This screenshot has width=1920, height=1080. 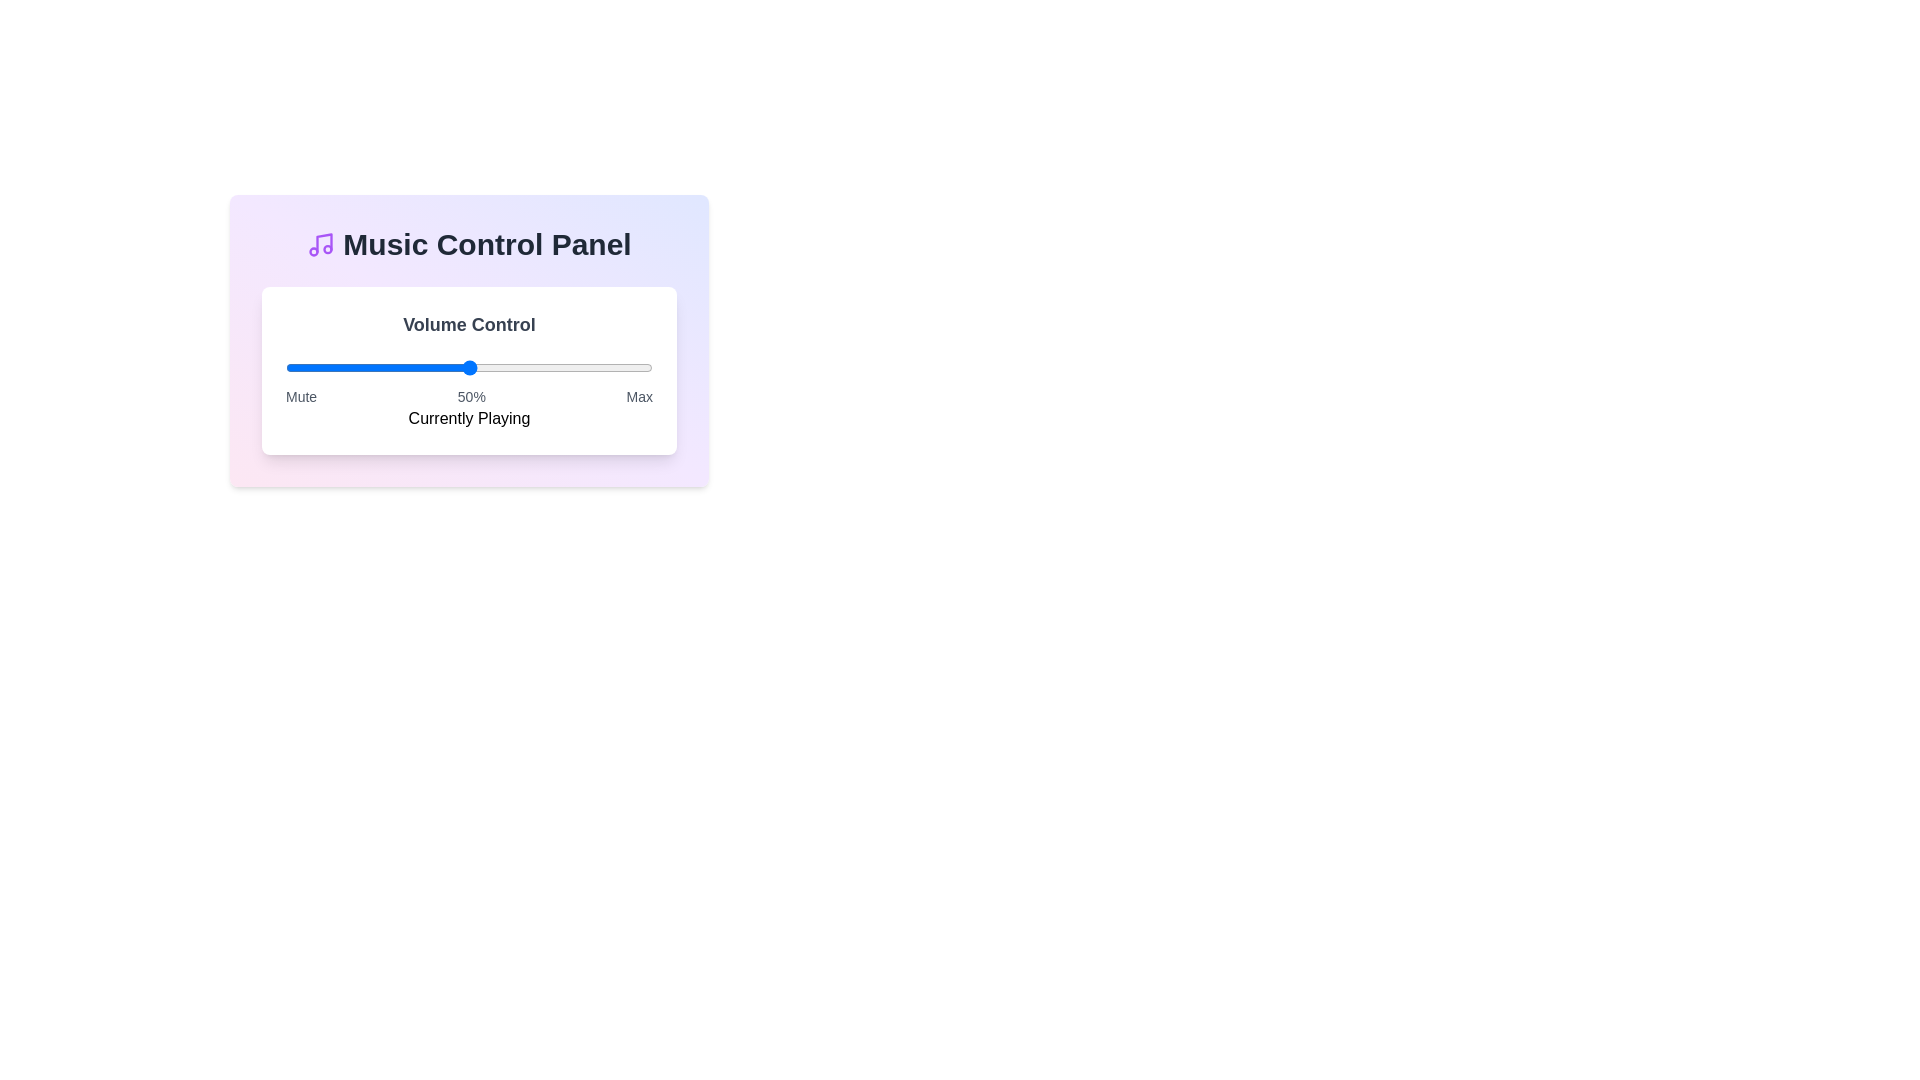 What do you see at coordinates (611, 367) in the screenshot?
I see `the volume slider to 89% level` at bounding box center [611, 367].